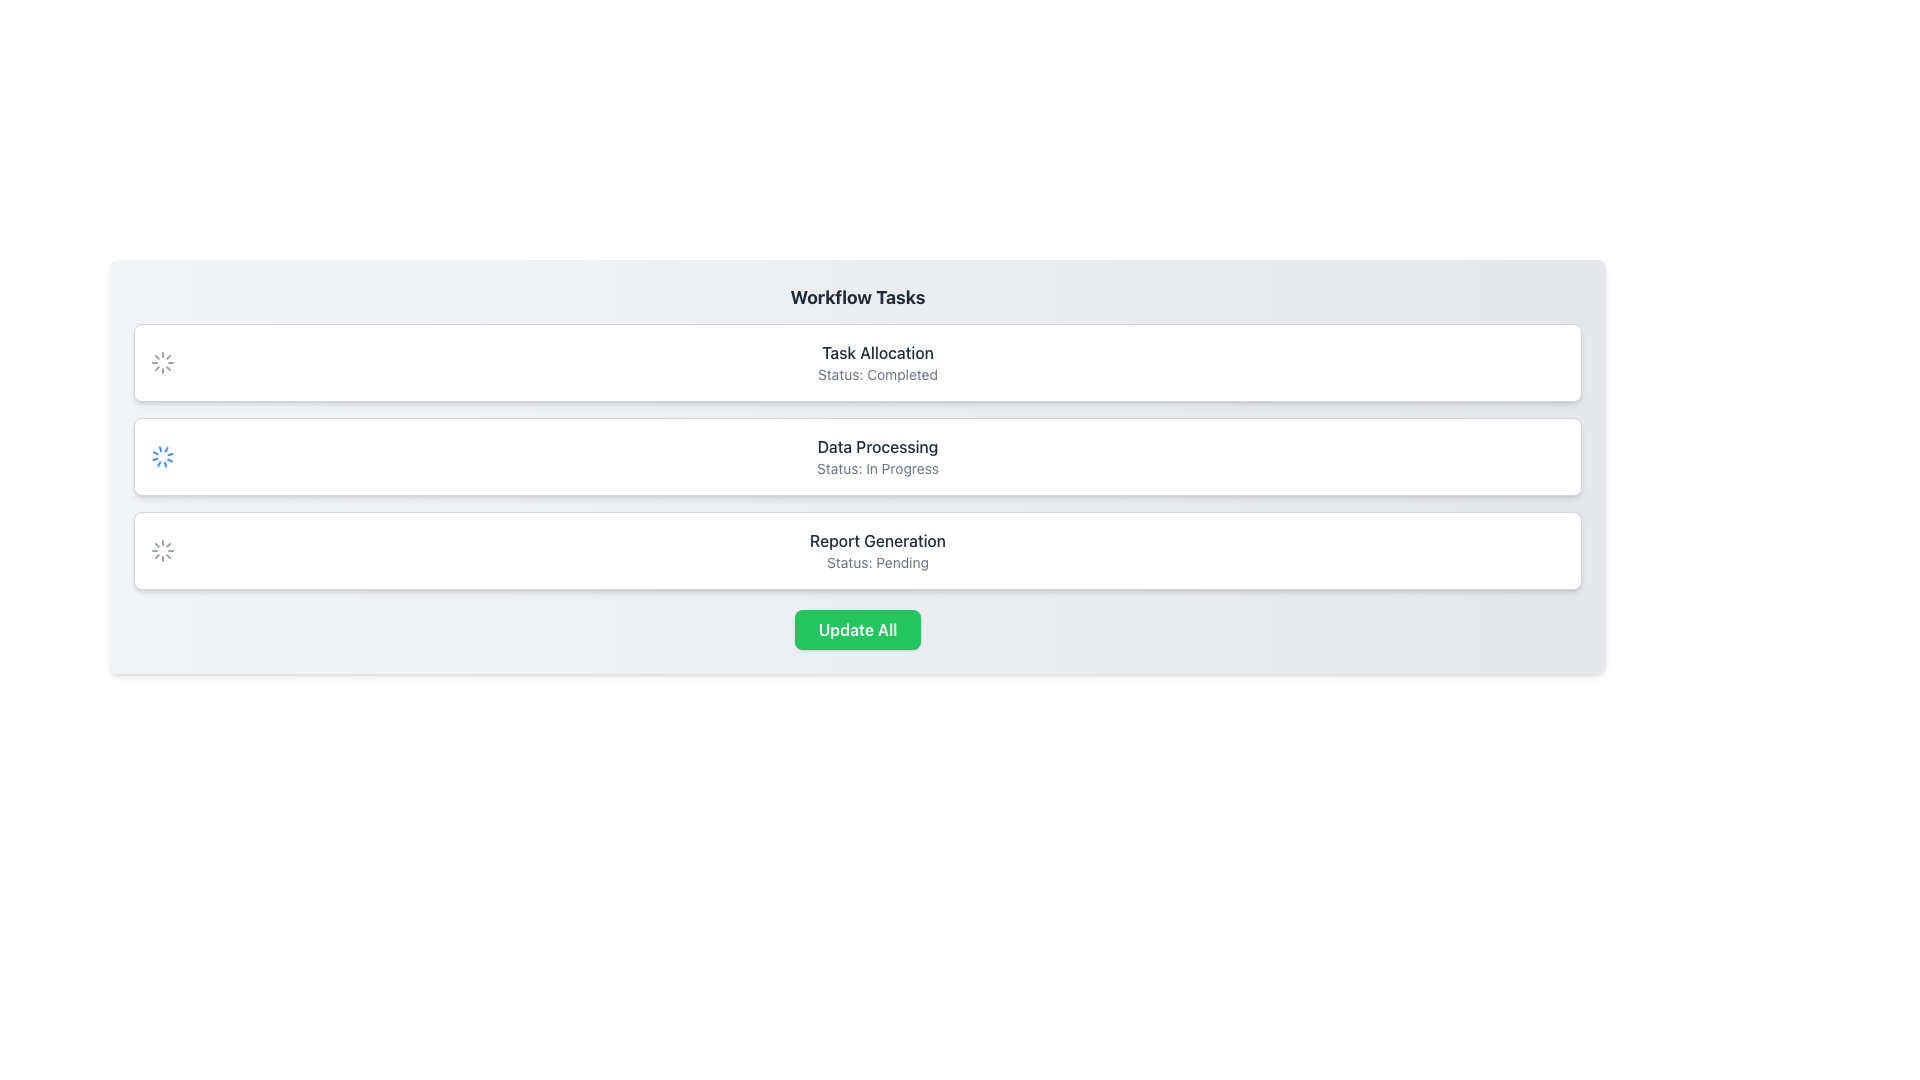 This screenshot has width=1920, height=1080. I want to click on the spinner or loader icon located inside the 'Task Allocation Status: Completed' section, which indicates a completed task or loading progress, so click(163, 362).